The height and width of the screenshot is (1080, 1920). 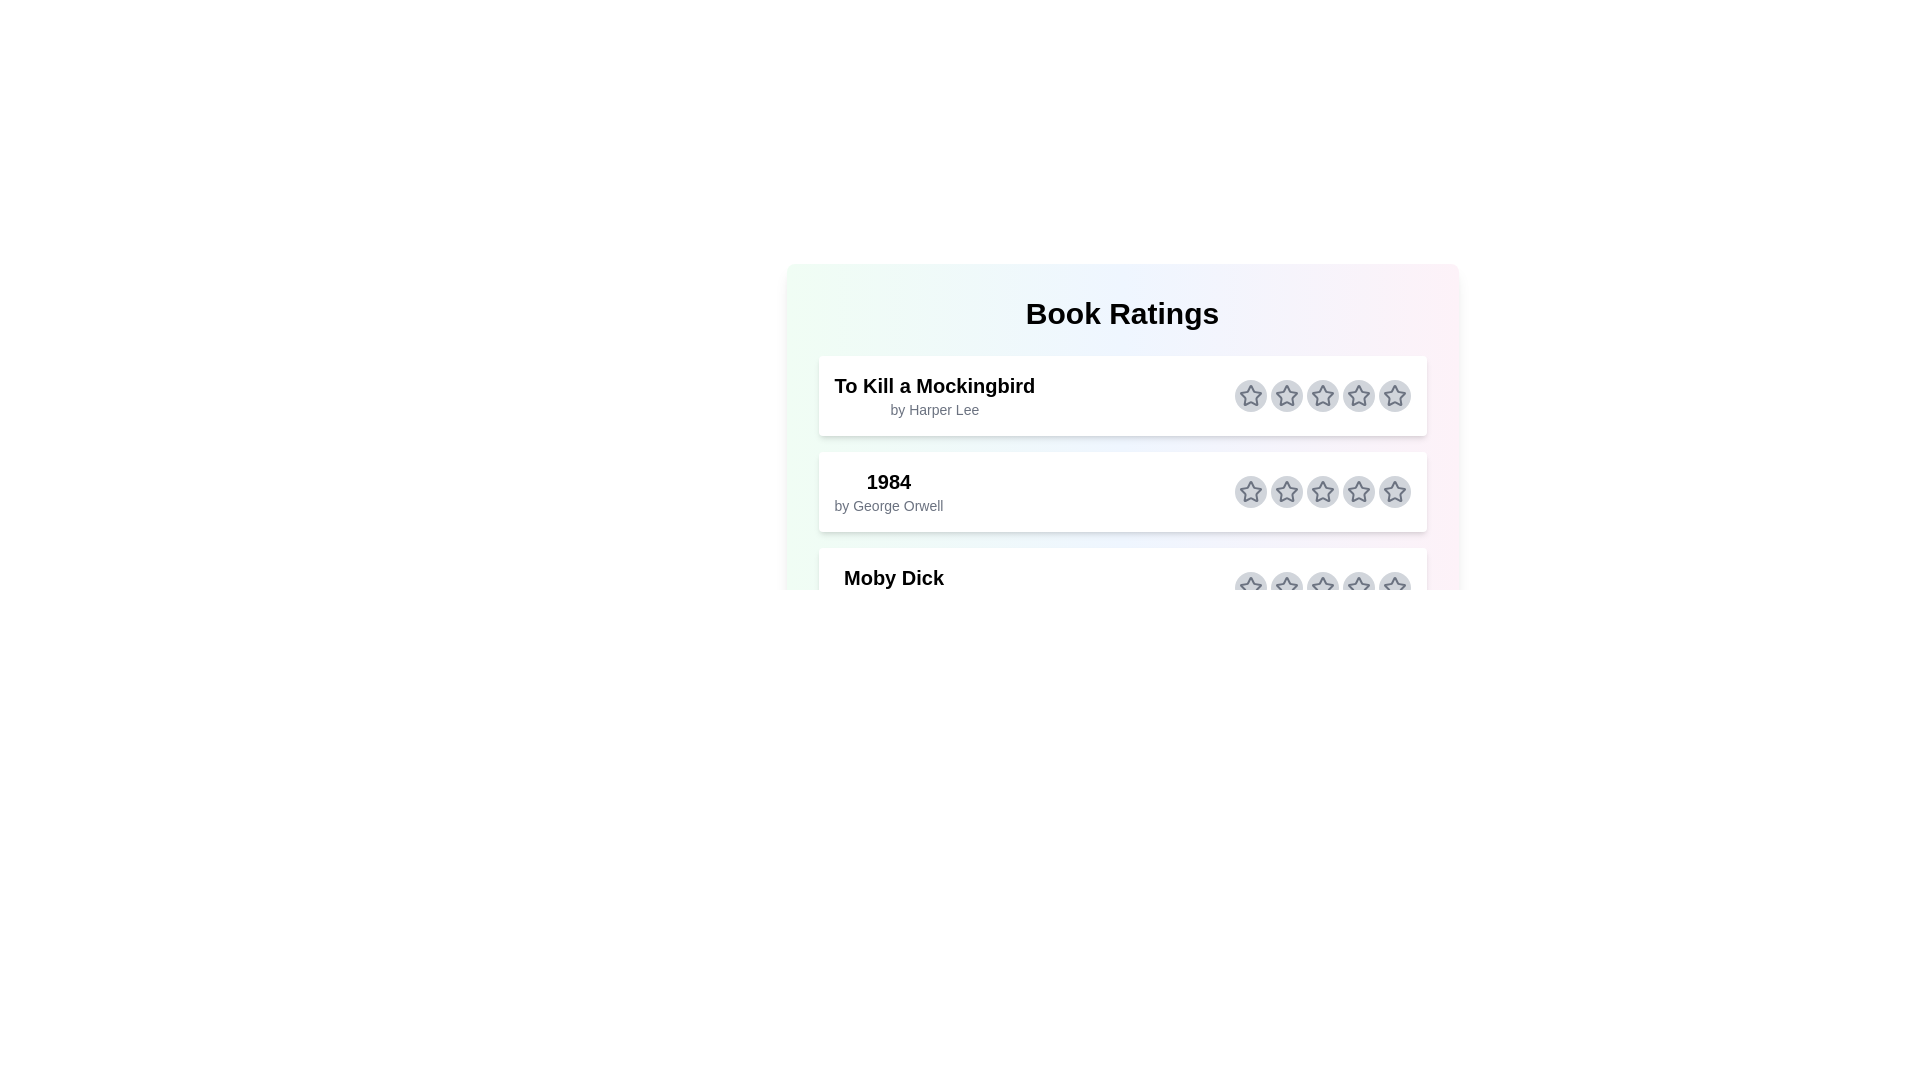 What do you see at coordinates (1122, 396) in the screenshot?
I see `the book entry for To Kill a Mockingbird` at bounding box center [1122, 396].